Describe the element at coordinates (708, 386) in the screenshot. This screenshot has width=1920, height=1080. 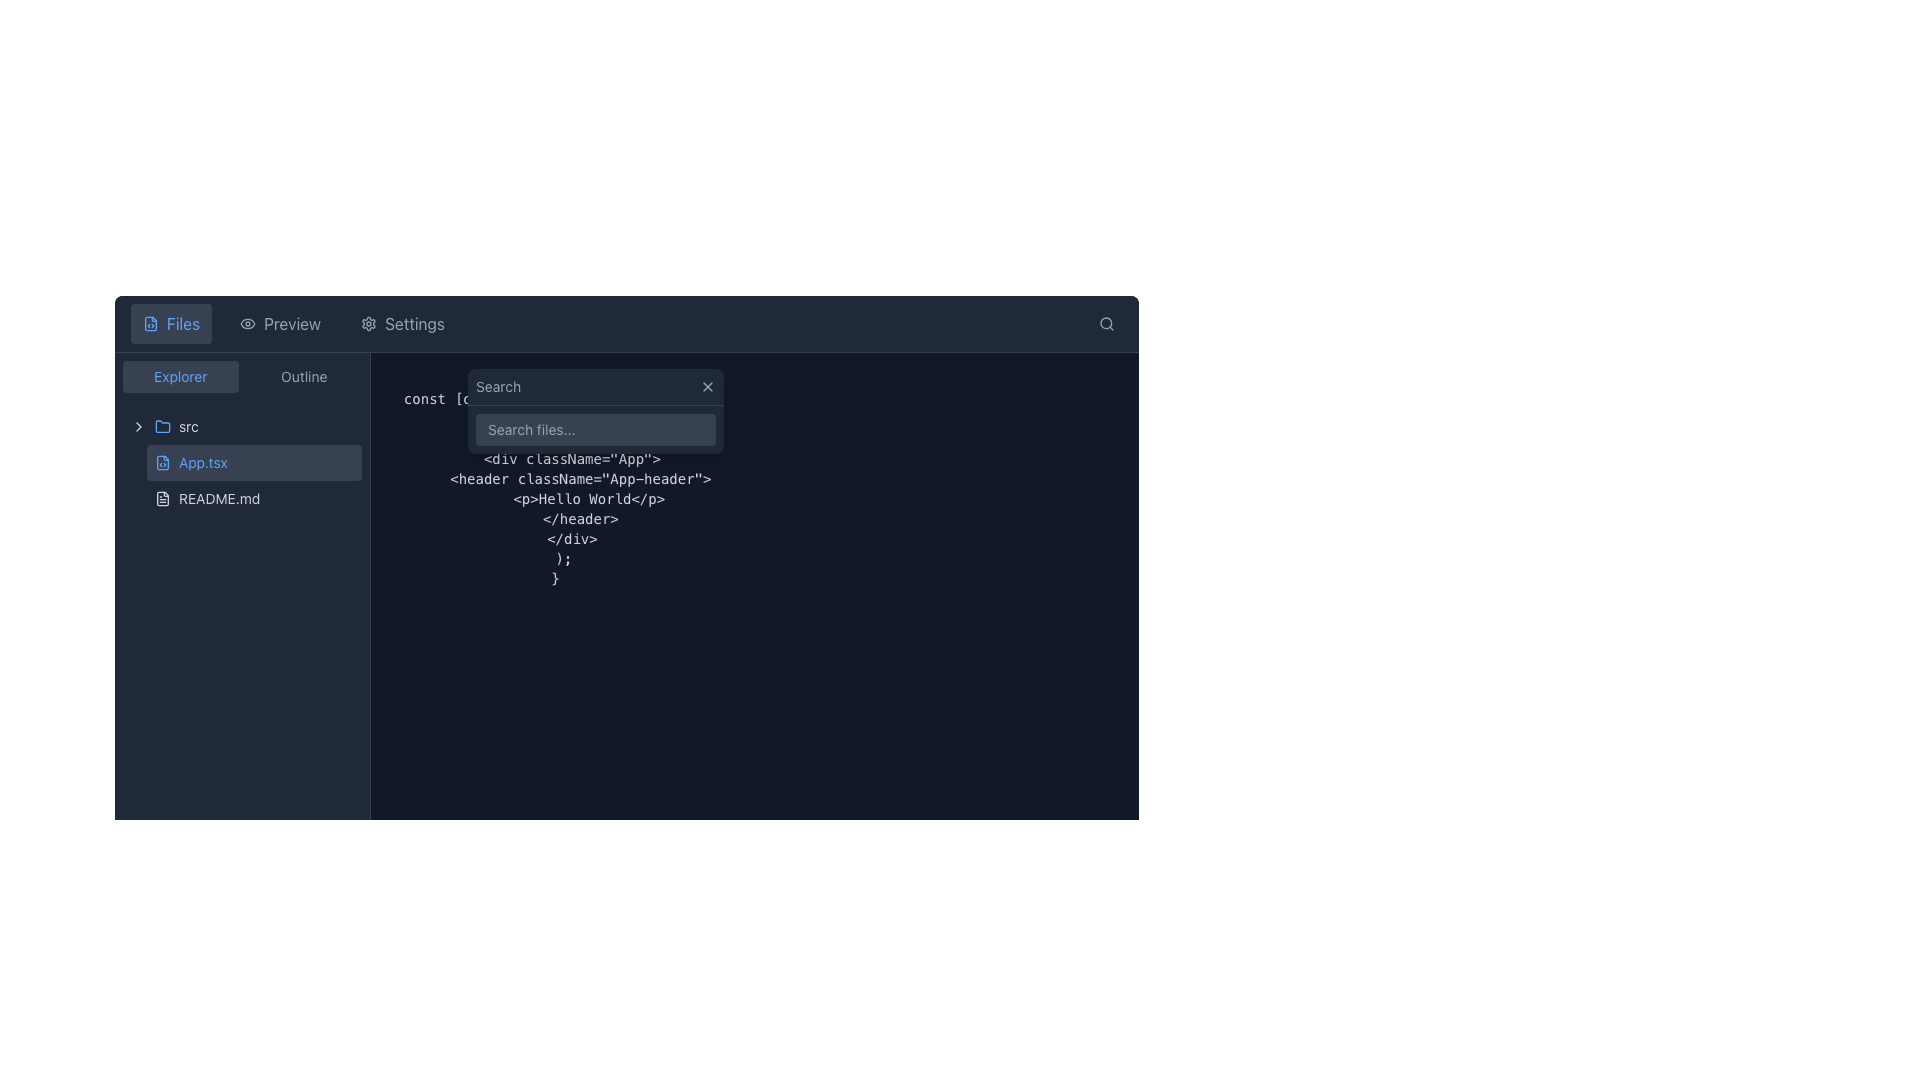
I see `the 'X' shaped close button located in the 'Search' header section to observe its hover effect` at that location.